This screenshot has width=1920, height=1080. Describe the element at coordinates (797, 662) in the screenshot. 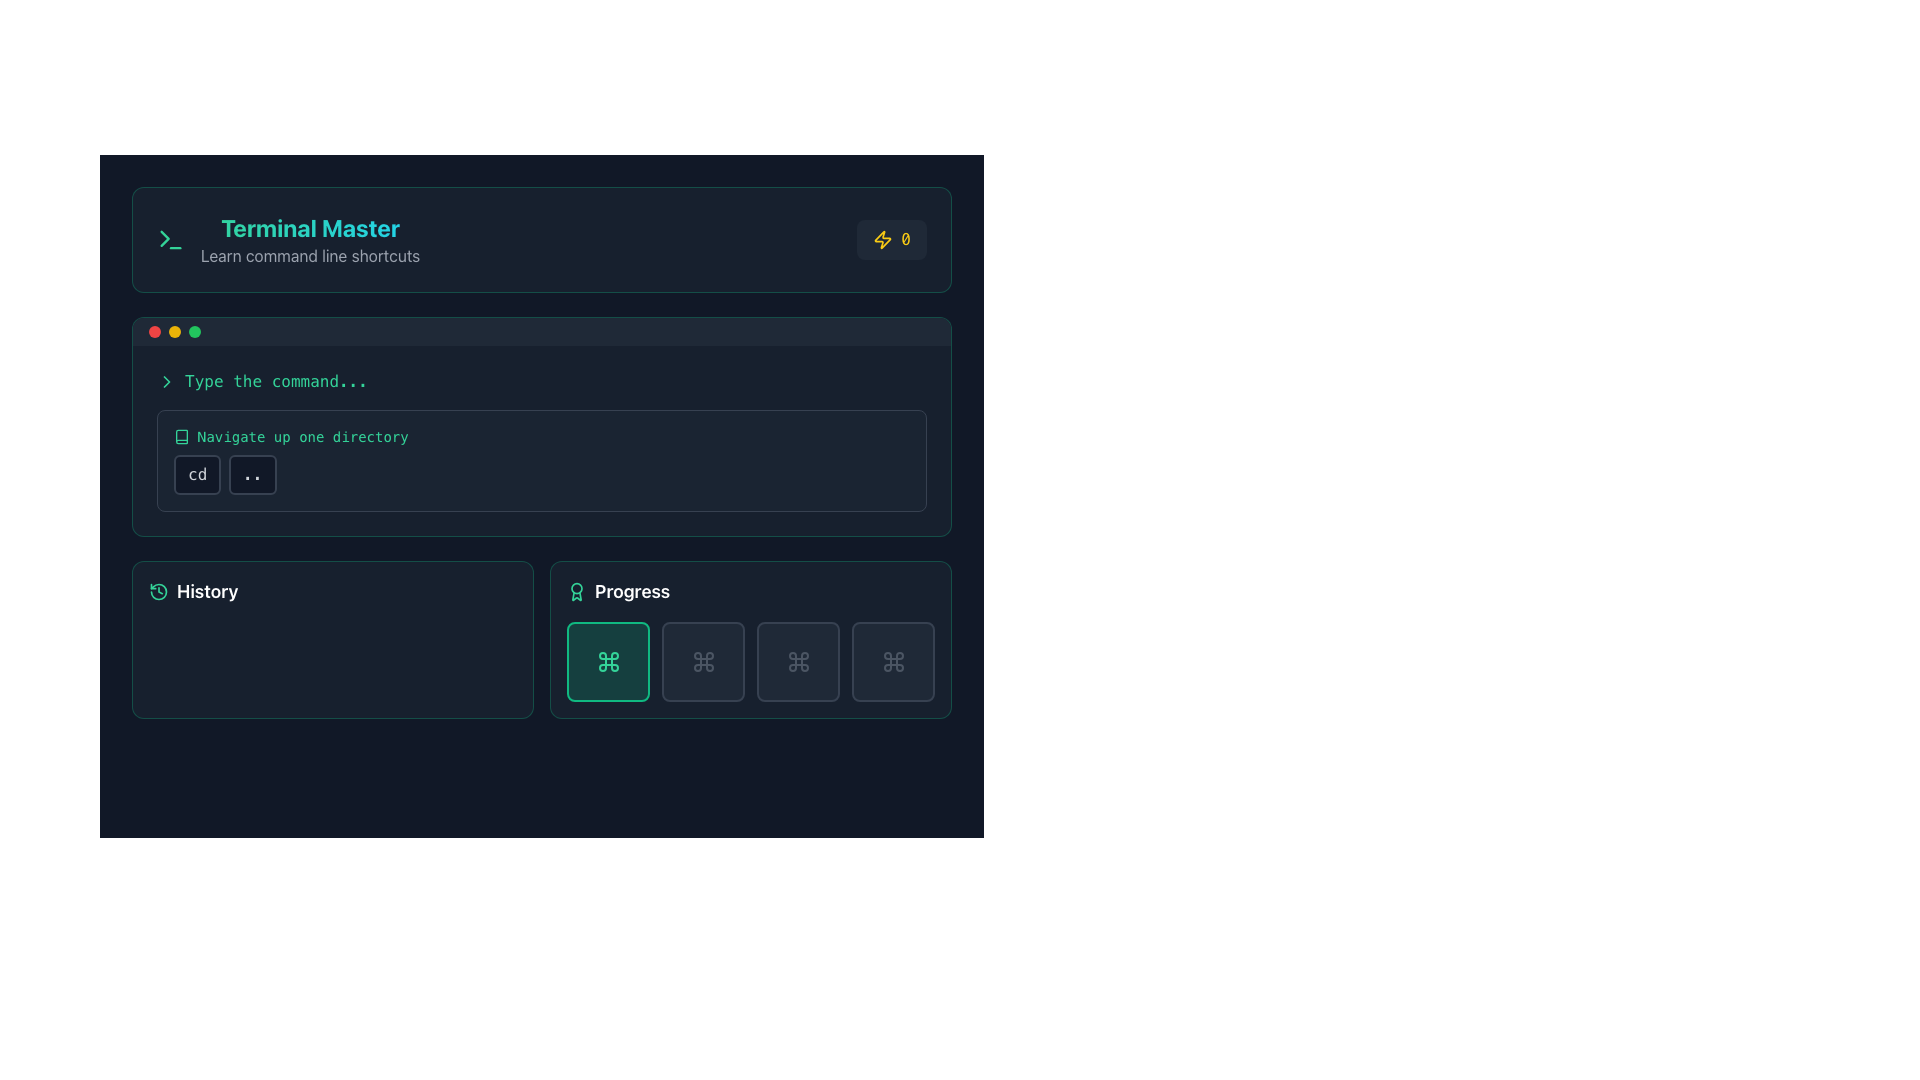

I see `the icon located in the third position of the horizontal row of square buttons under the 'Progress' label at the bottom-right of the interface` at that location.